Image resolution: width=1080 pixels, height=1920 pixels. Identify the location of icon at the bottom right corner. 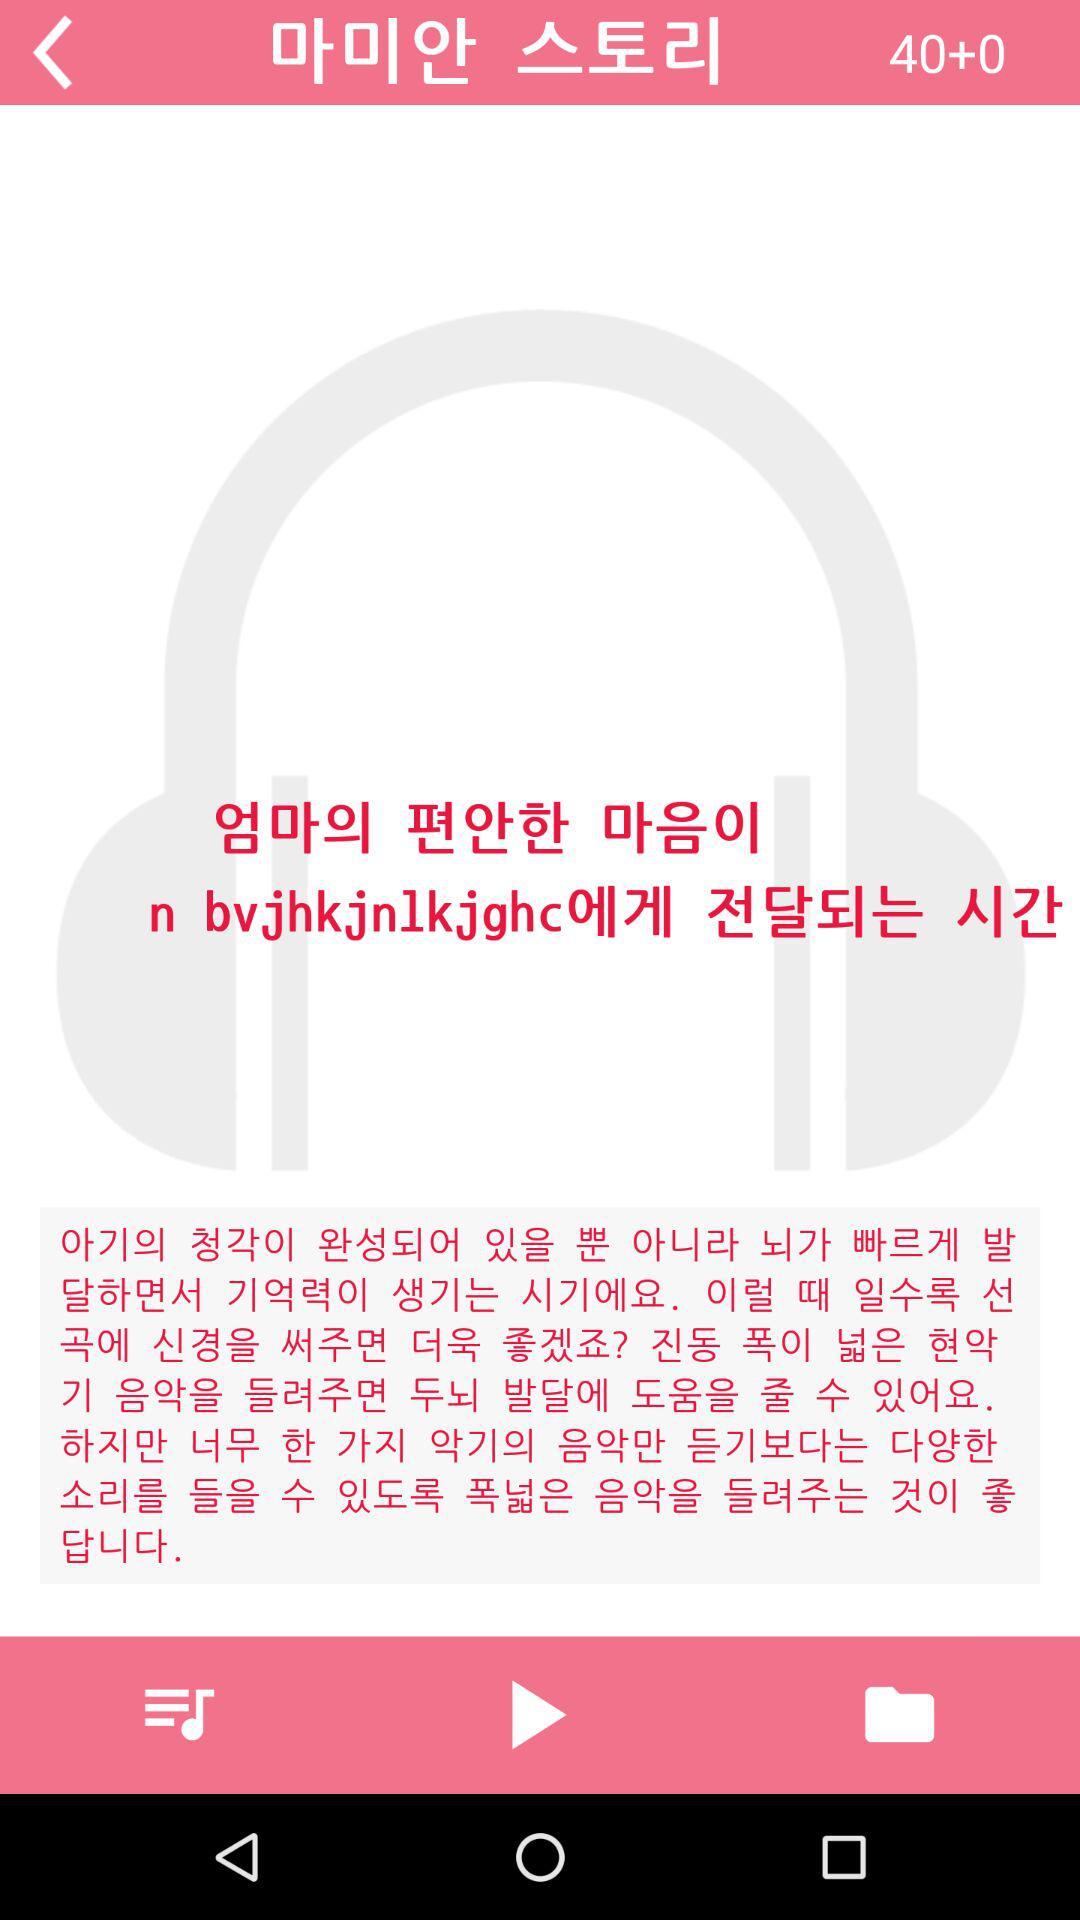
(898, 1713).